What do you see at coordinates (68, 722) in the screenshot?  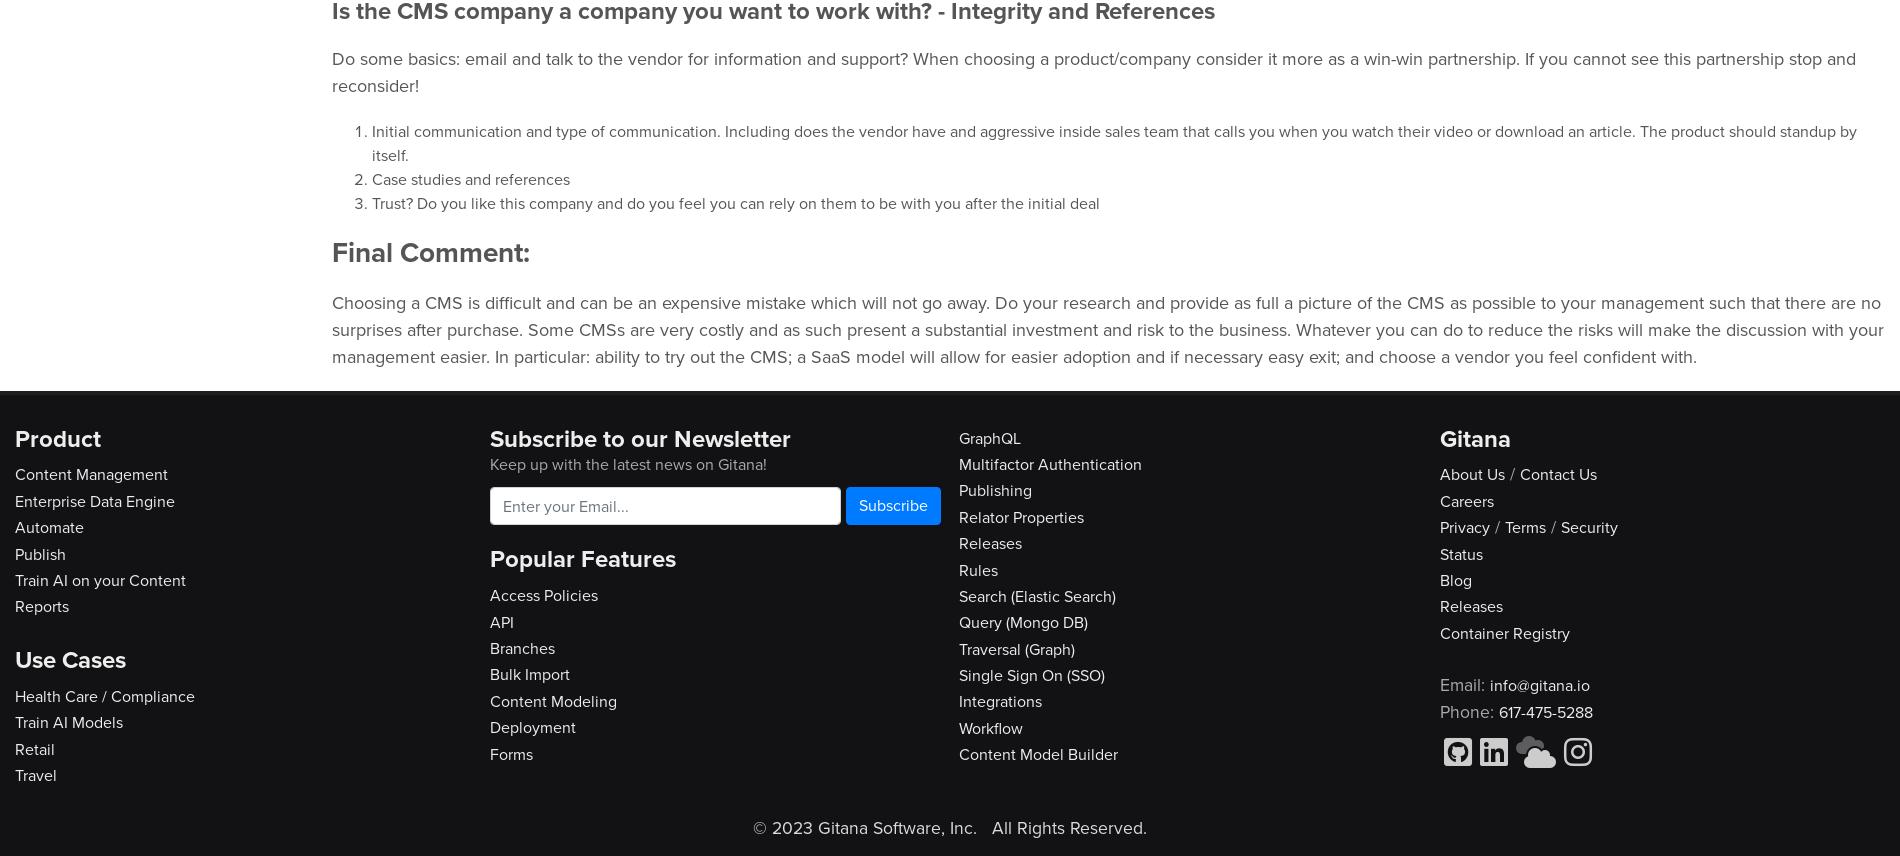 I see `'Train AI Models'` at bounding box center [68, 722].